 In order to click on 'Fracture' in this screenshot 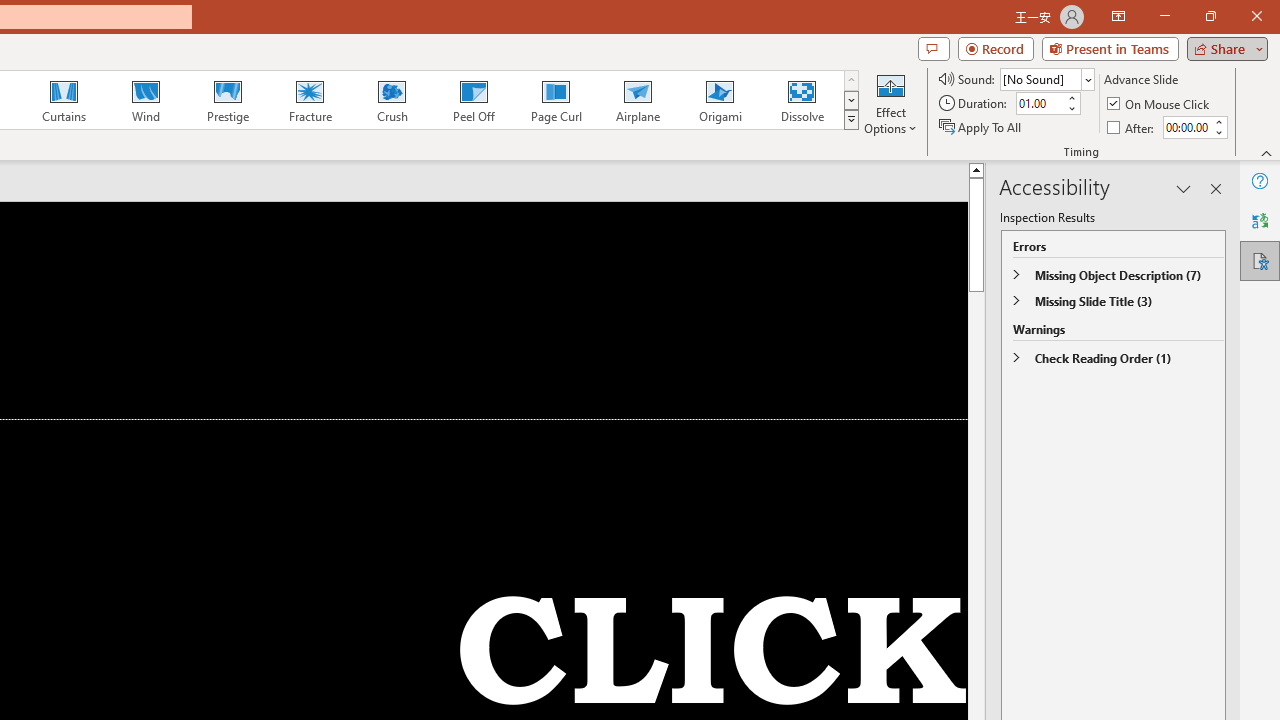, I will do `click(308, 100)`.